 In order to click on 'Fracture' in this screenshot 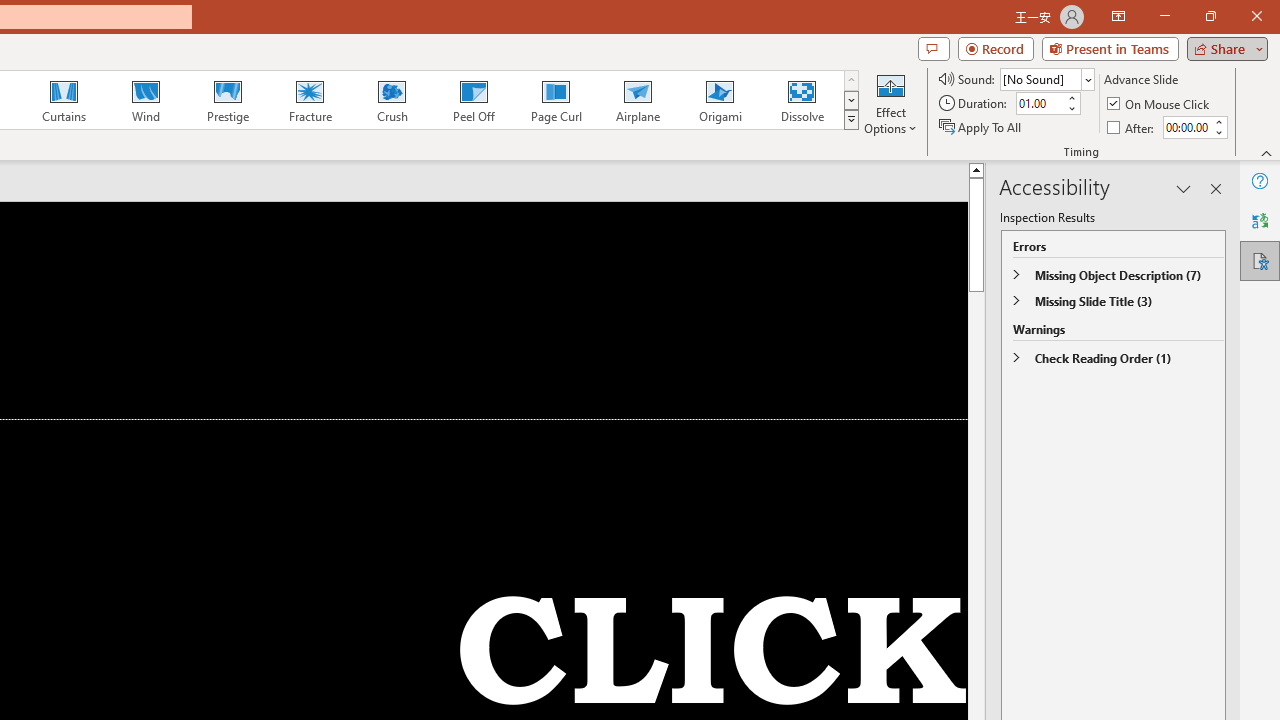, I will do `click(308, 100)`.